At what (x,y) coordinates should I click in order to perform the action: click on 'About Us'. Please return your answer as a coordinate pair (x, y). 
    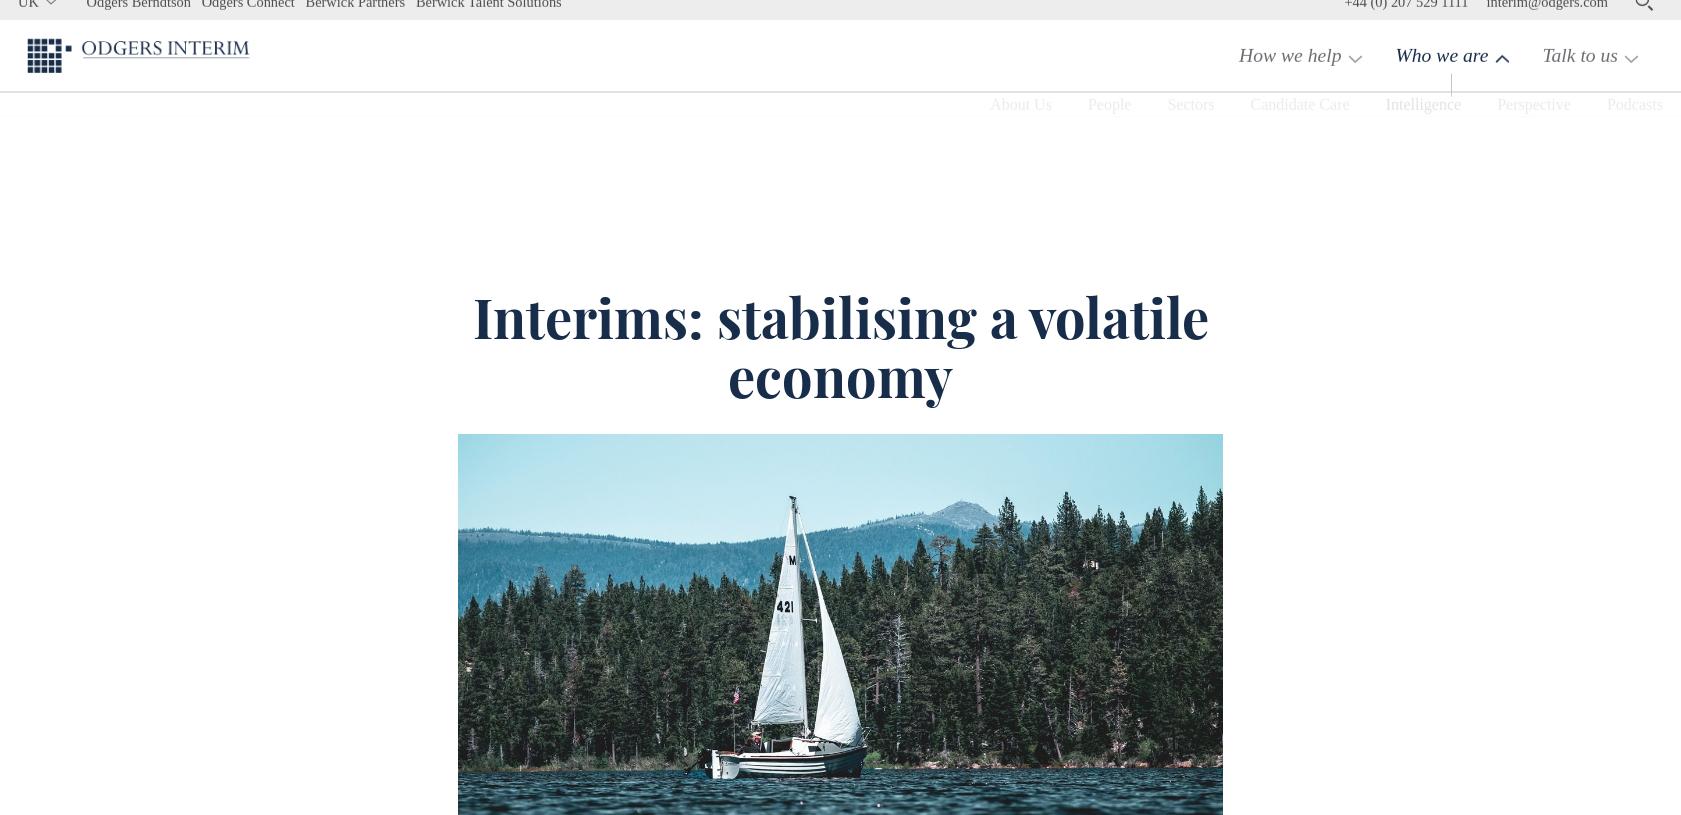
    Looking at the image, I should click on (940, 151).